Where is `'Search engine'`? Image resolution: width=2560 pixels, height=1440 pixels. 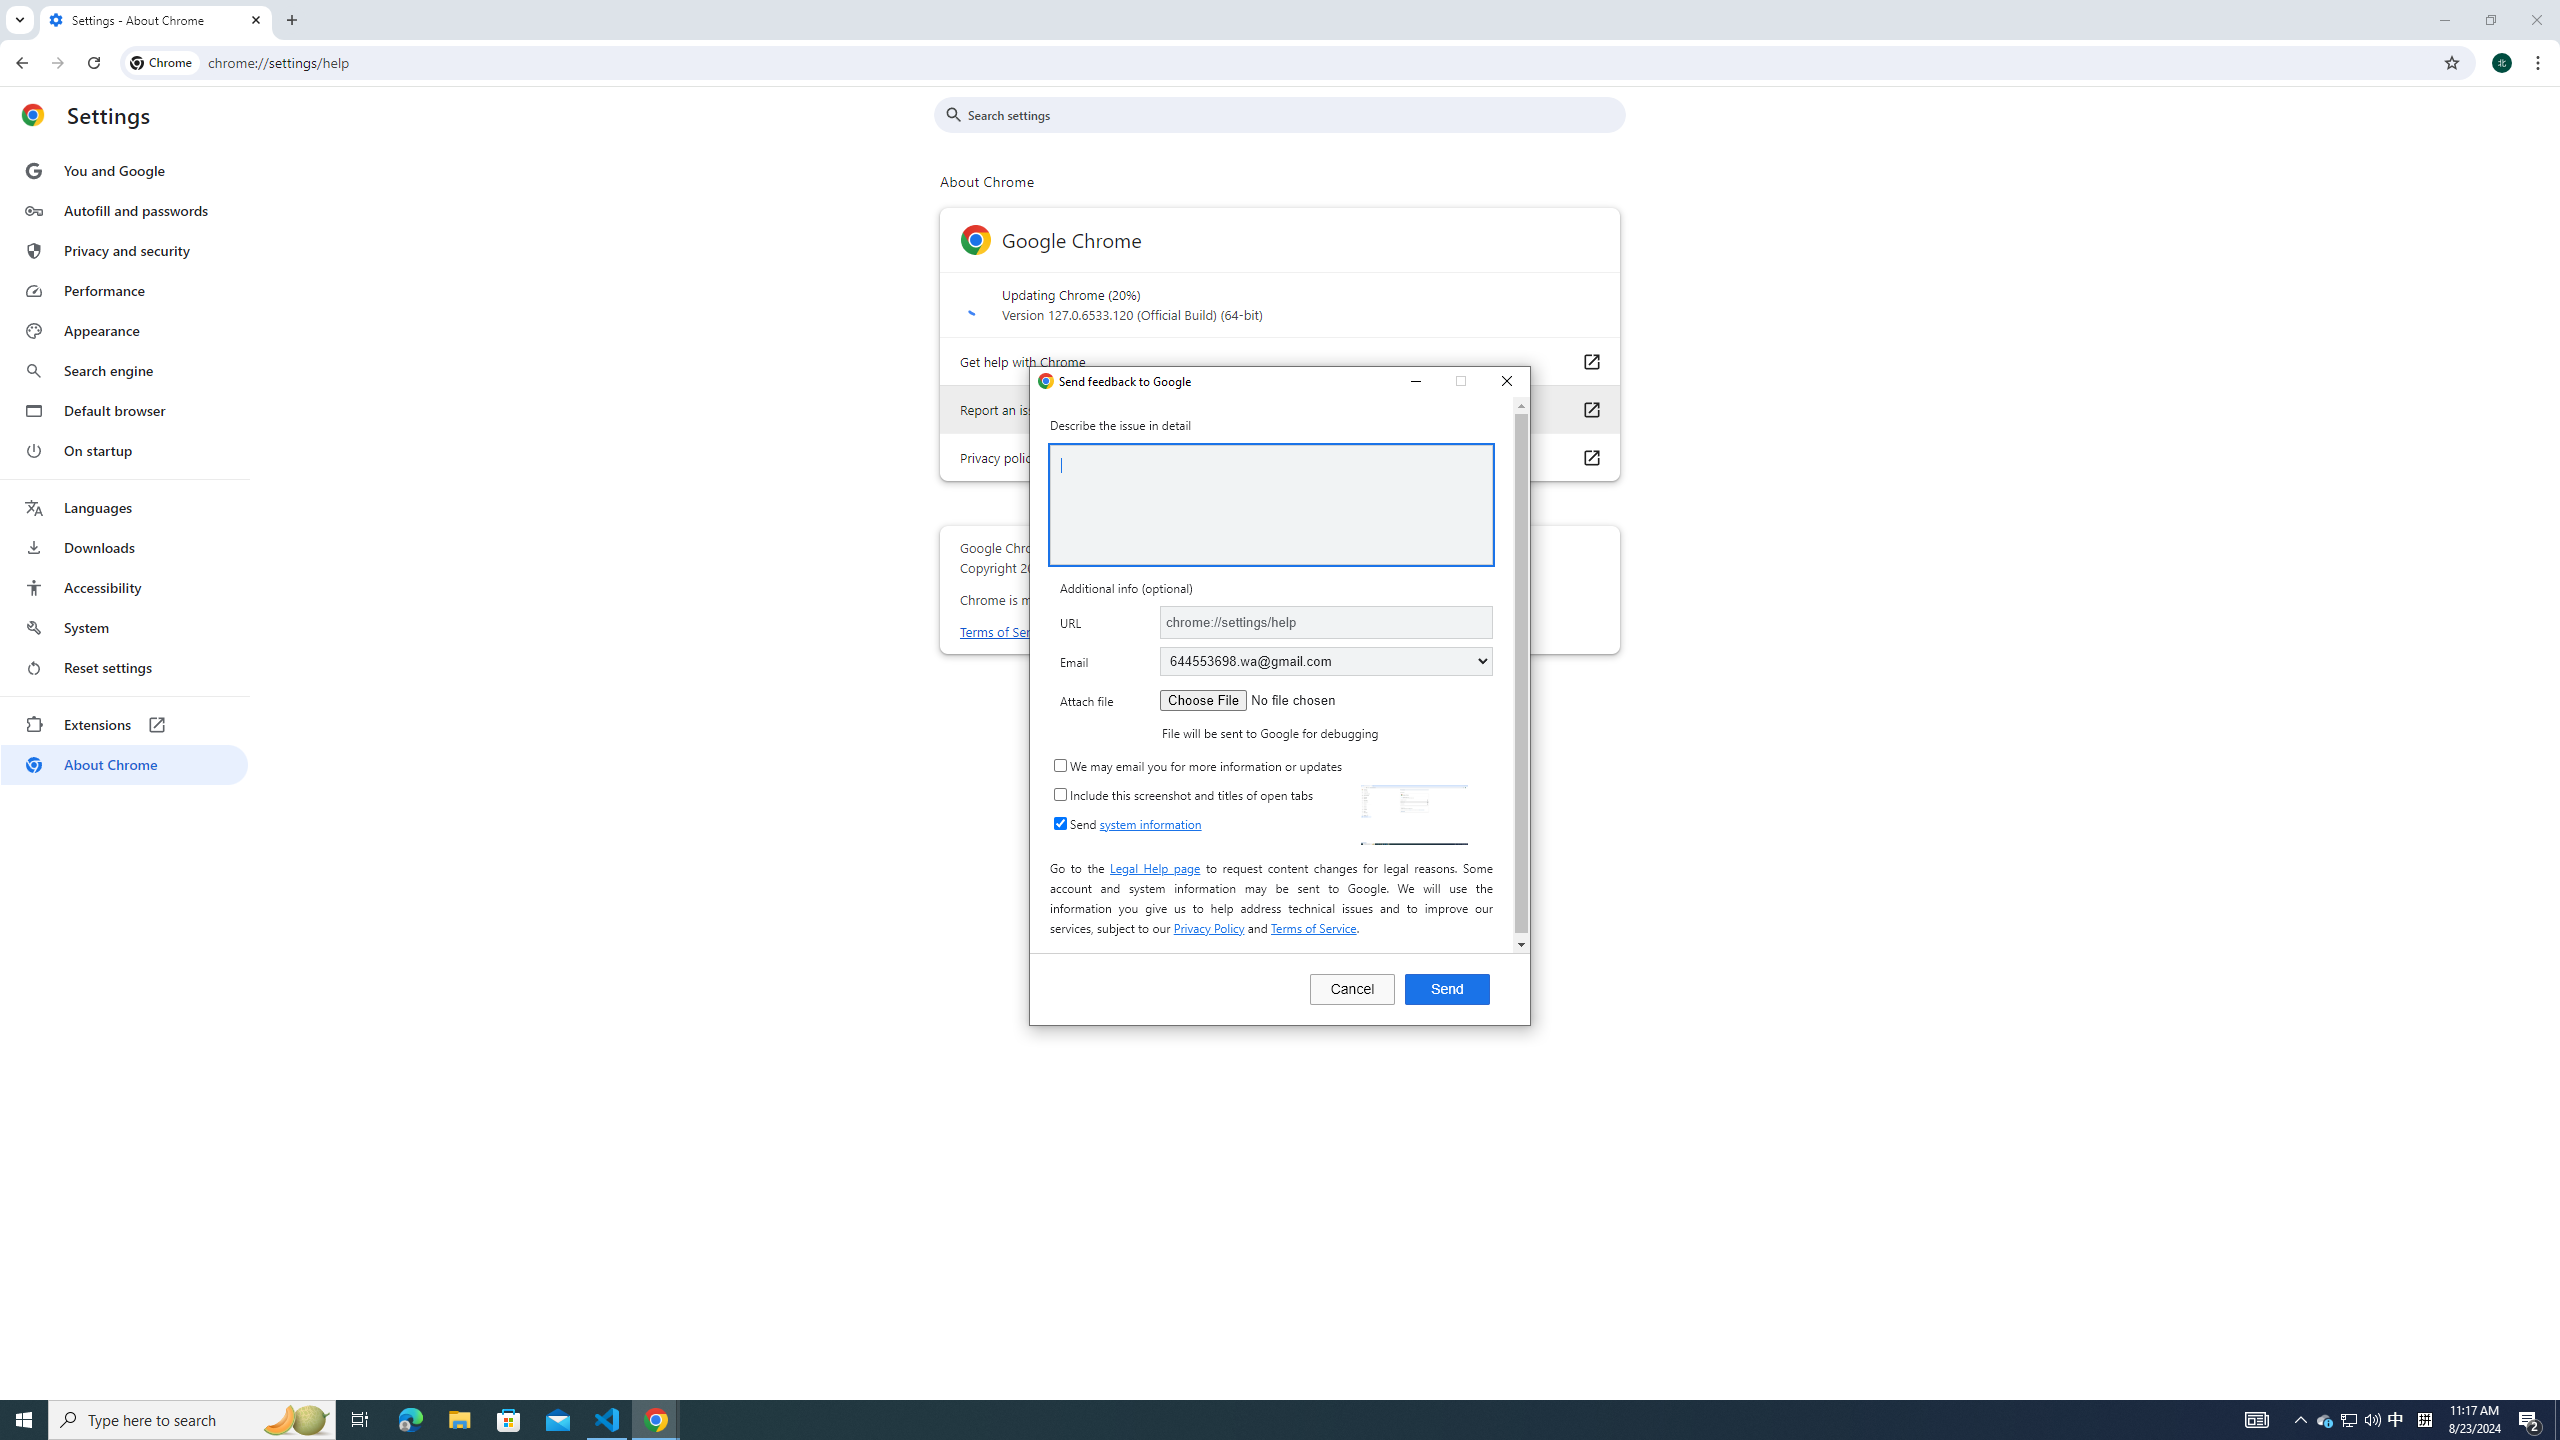 'Search engine' is located at coordinates (123, 410).